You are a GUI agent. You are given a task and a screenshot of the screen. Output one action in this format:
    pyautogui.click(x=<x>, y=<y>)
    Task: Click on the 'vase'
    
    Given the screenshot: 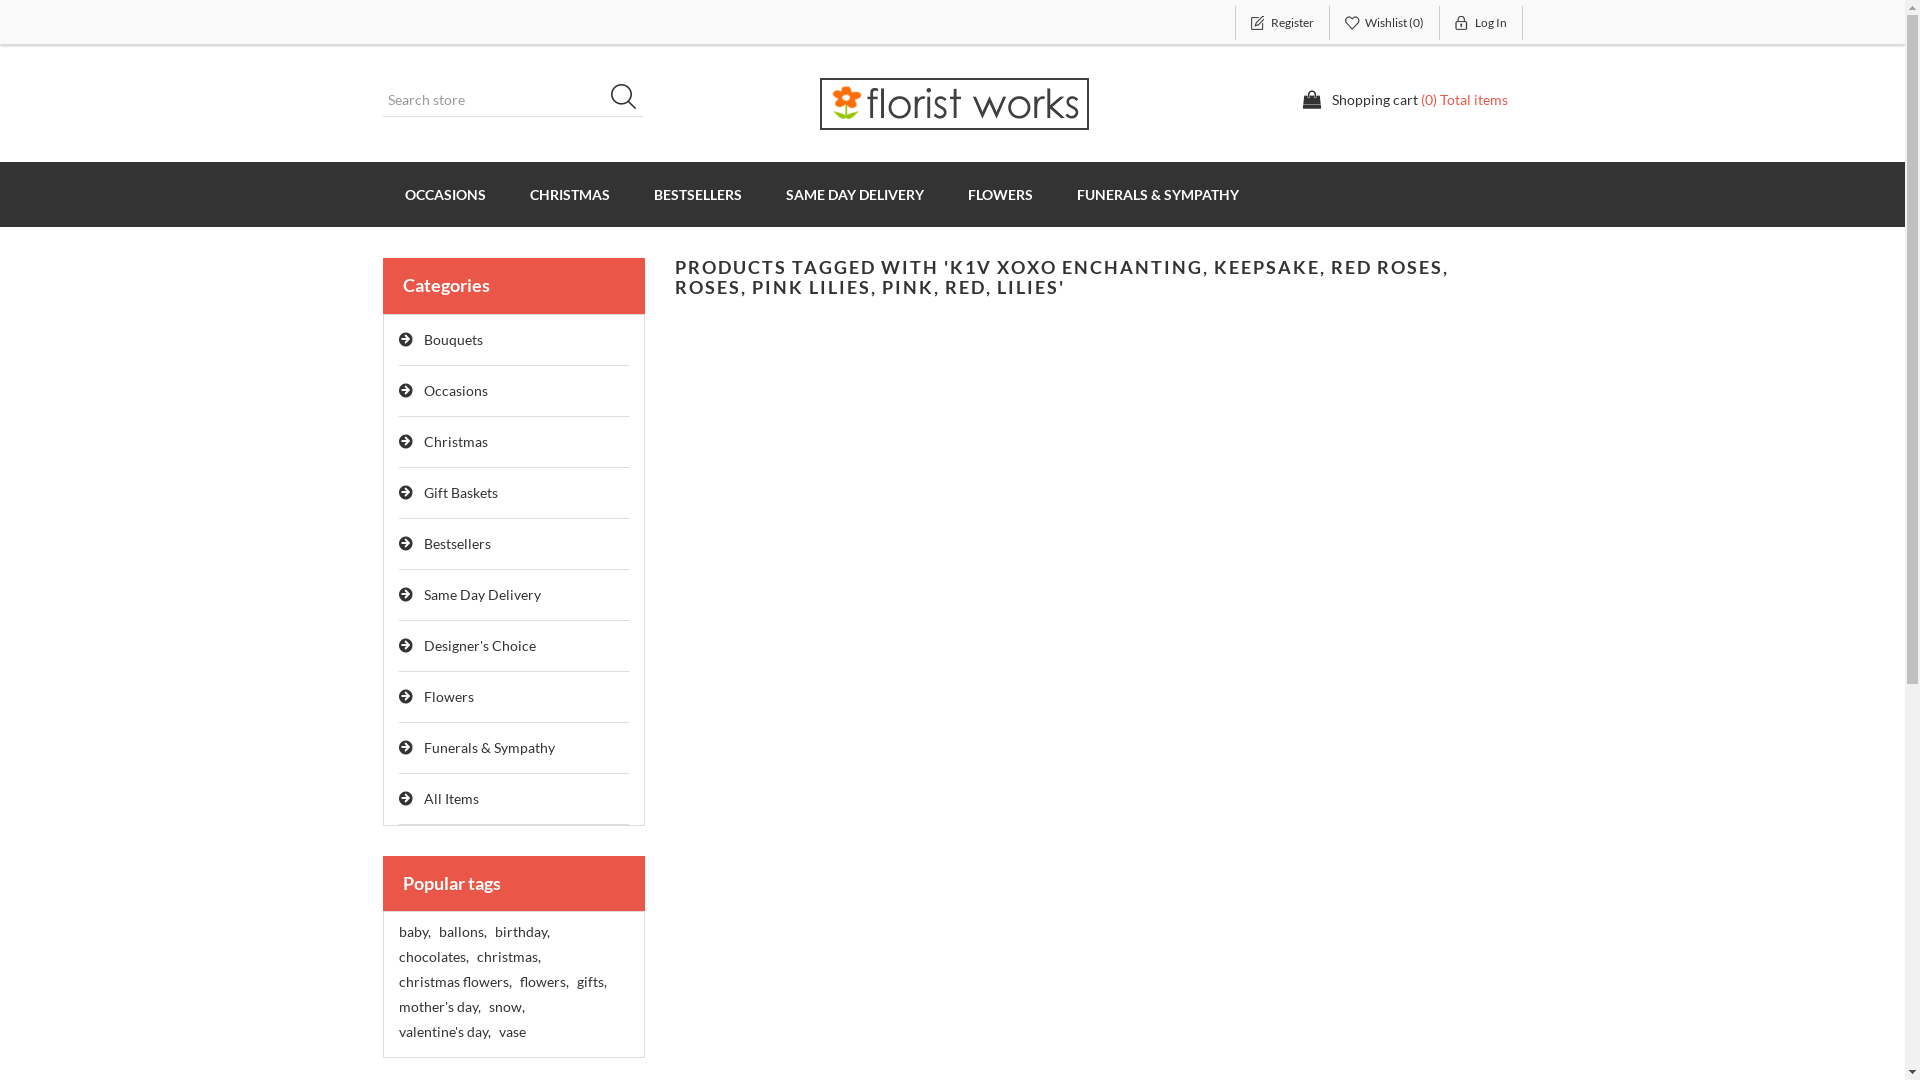 What is the action you would take?
    pyautogui.click(x=511, y=1032)
    